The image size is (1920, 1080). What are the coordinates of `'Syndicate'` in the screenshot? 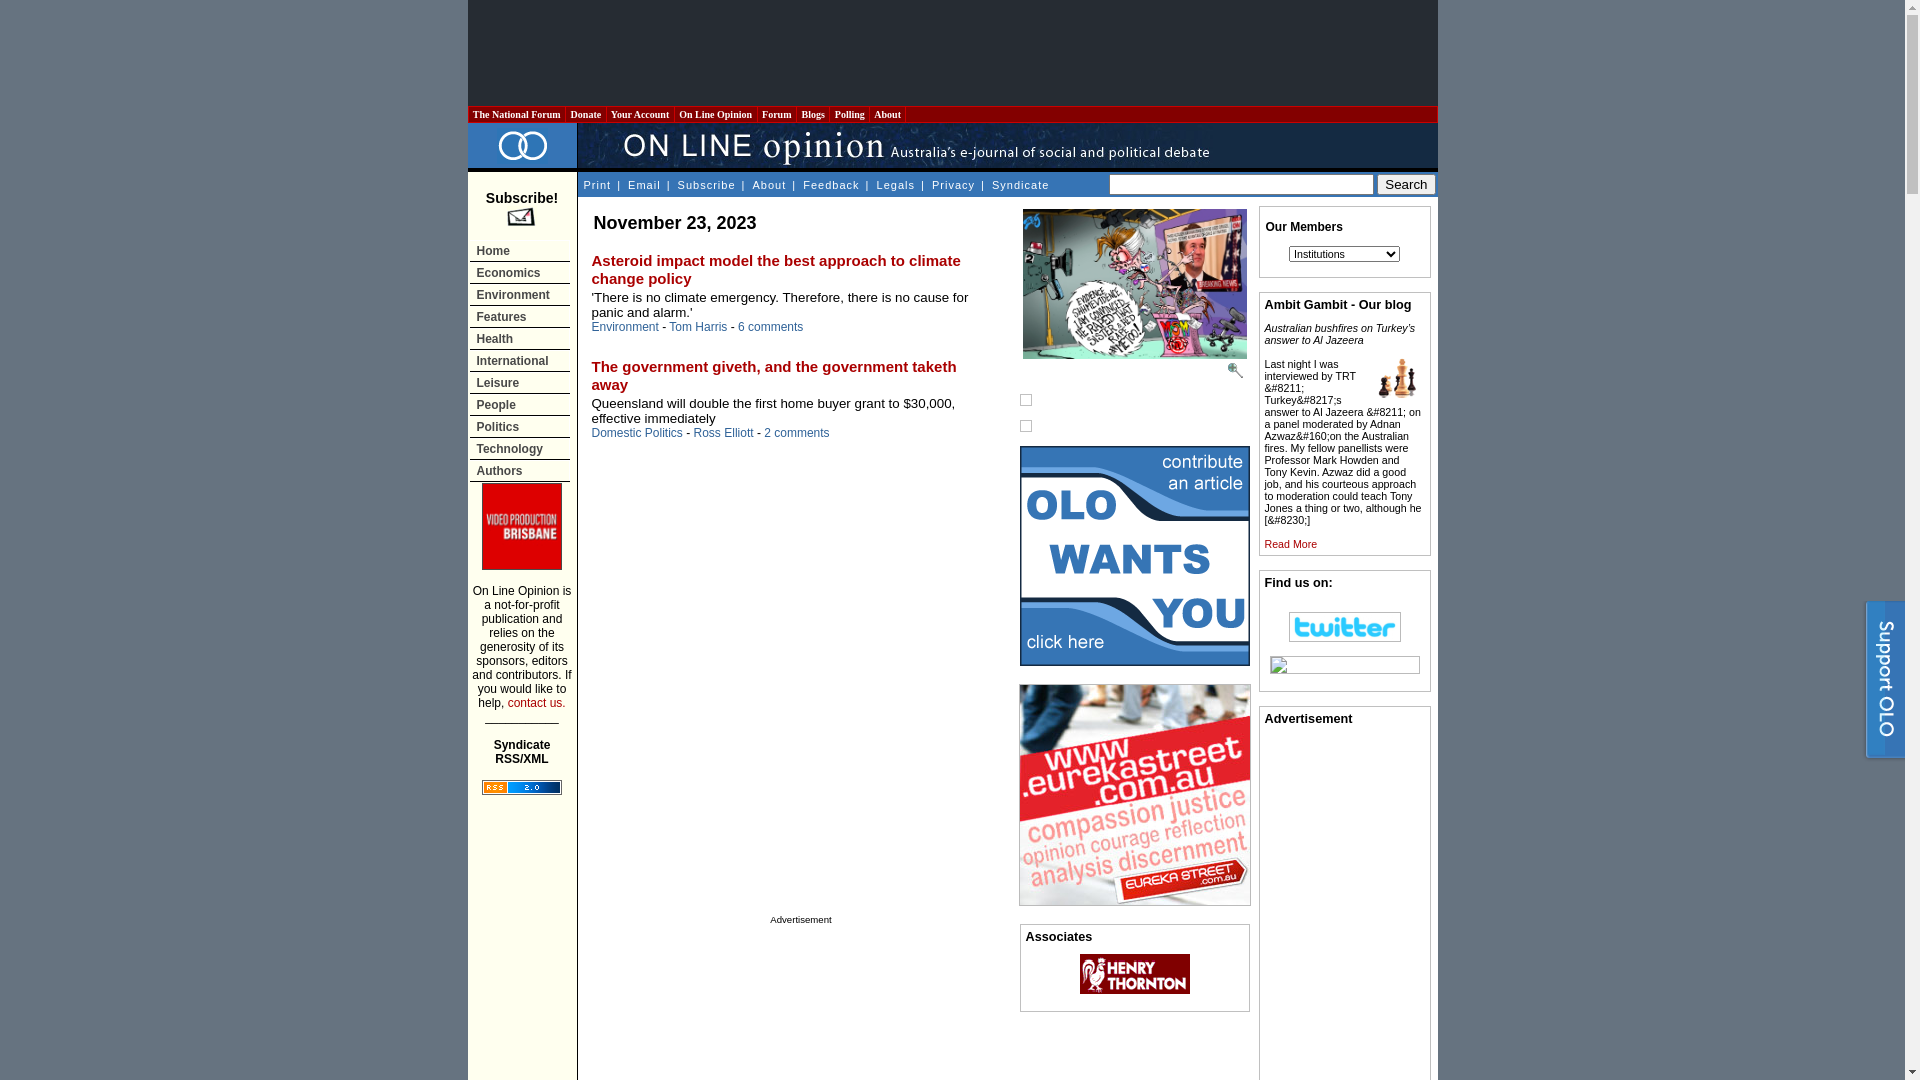 It's located at (1019, 184).